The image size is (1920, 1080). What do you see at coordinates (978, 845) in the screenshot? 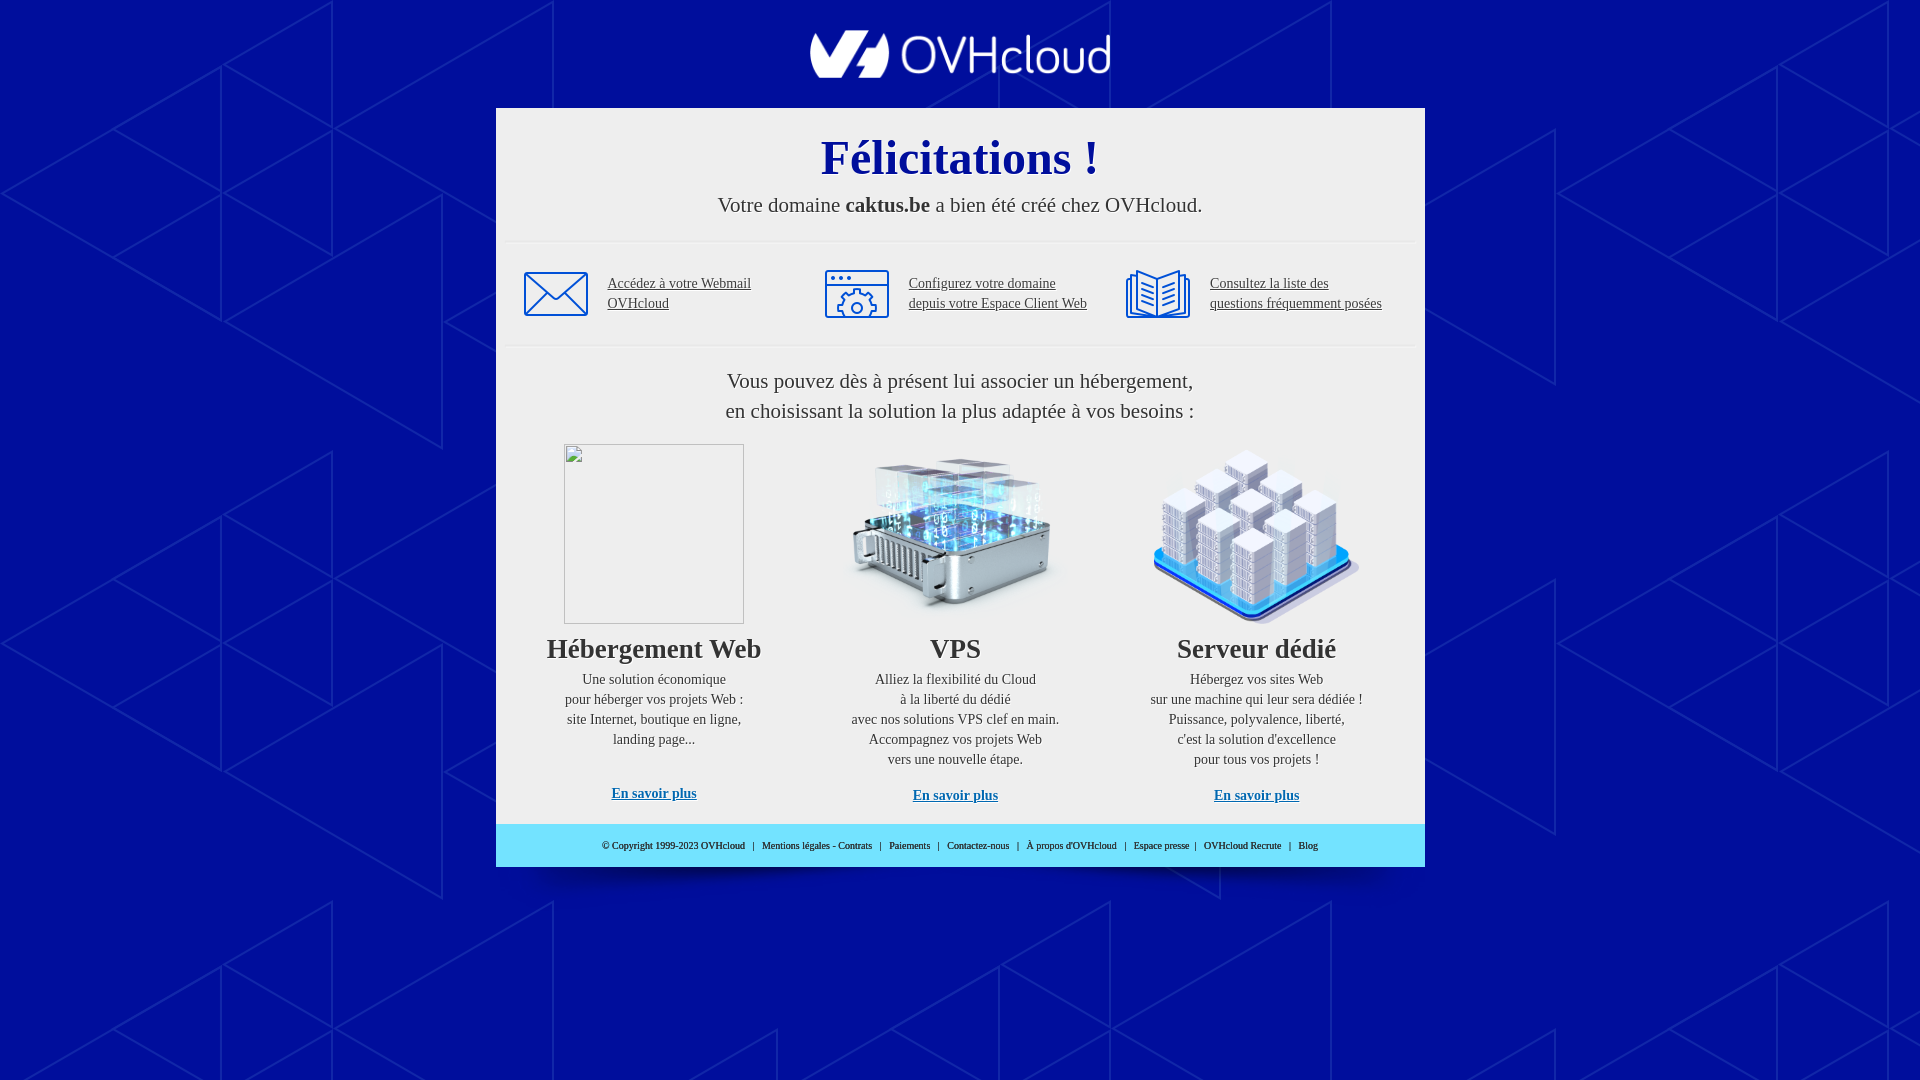
I see `'Contactez-nous'` at bounding box center [978, 845].